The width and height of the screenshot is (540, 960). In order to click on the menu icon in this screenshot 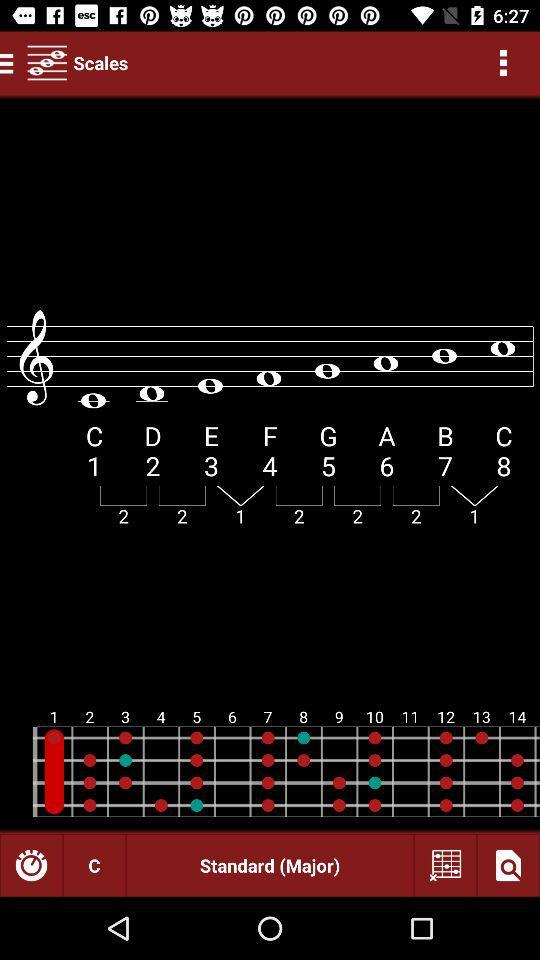, I will do `click(9, 62)`.